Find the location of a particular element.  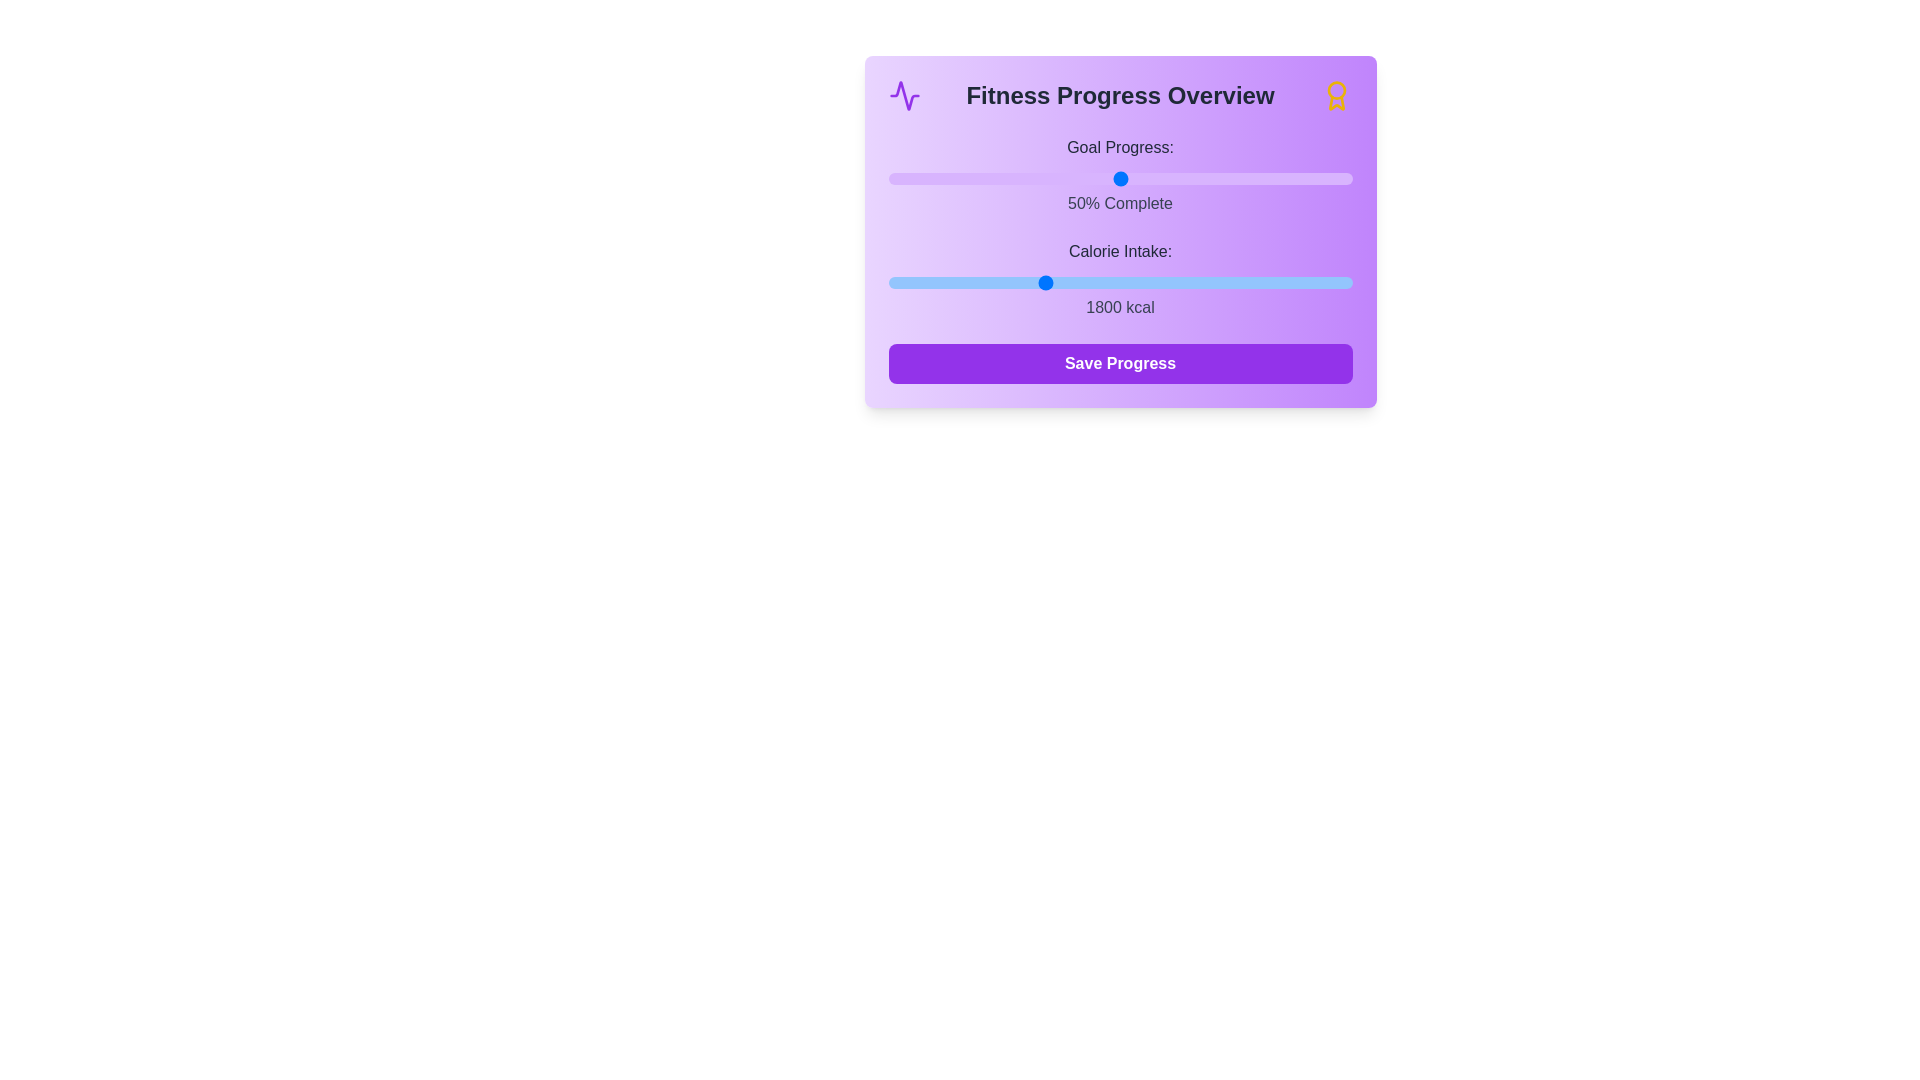

progress is located at coordinates (1258, 177).